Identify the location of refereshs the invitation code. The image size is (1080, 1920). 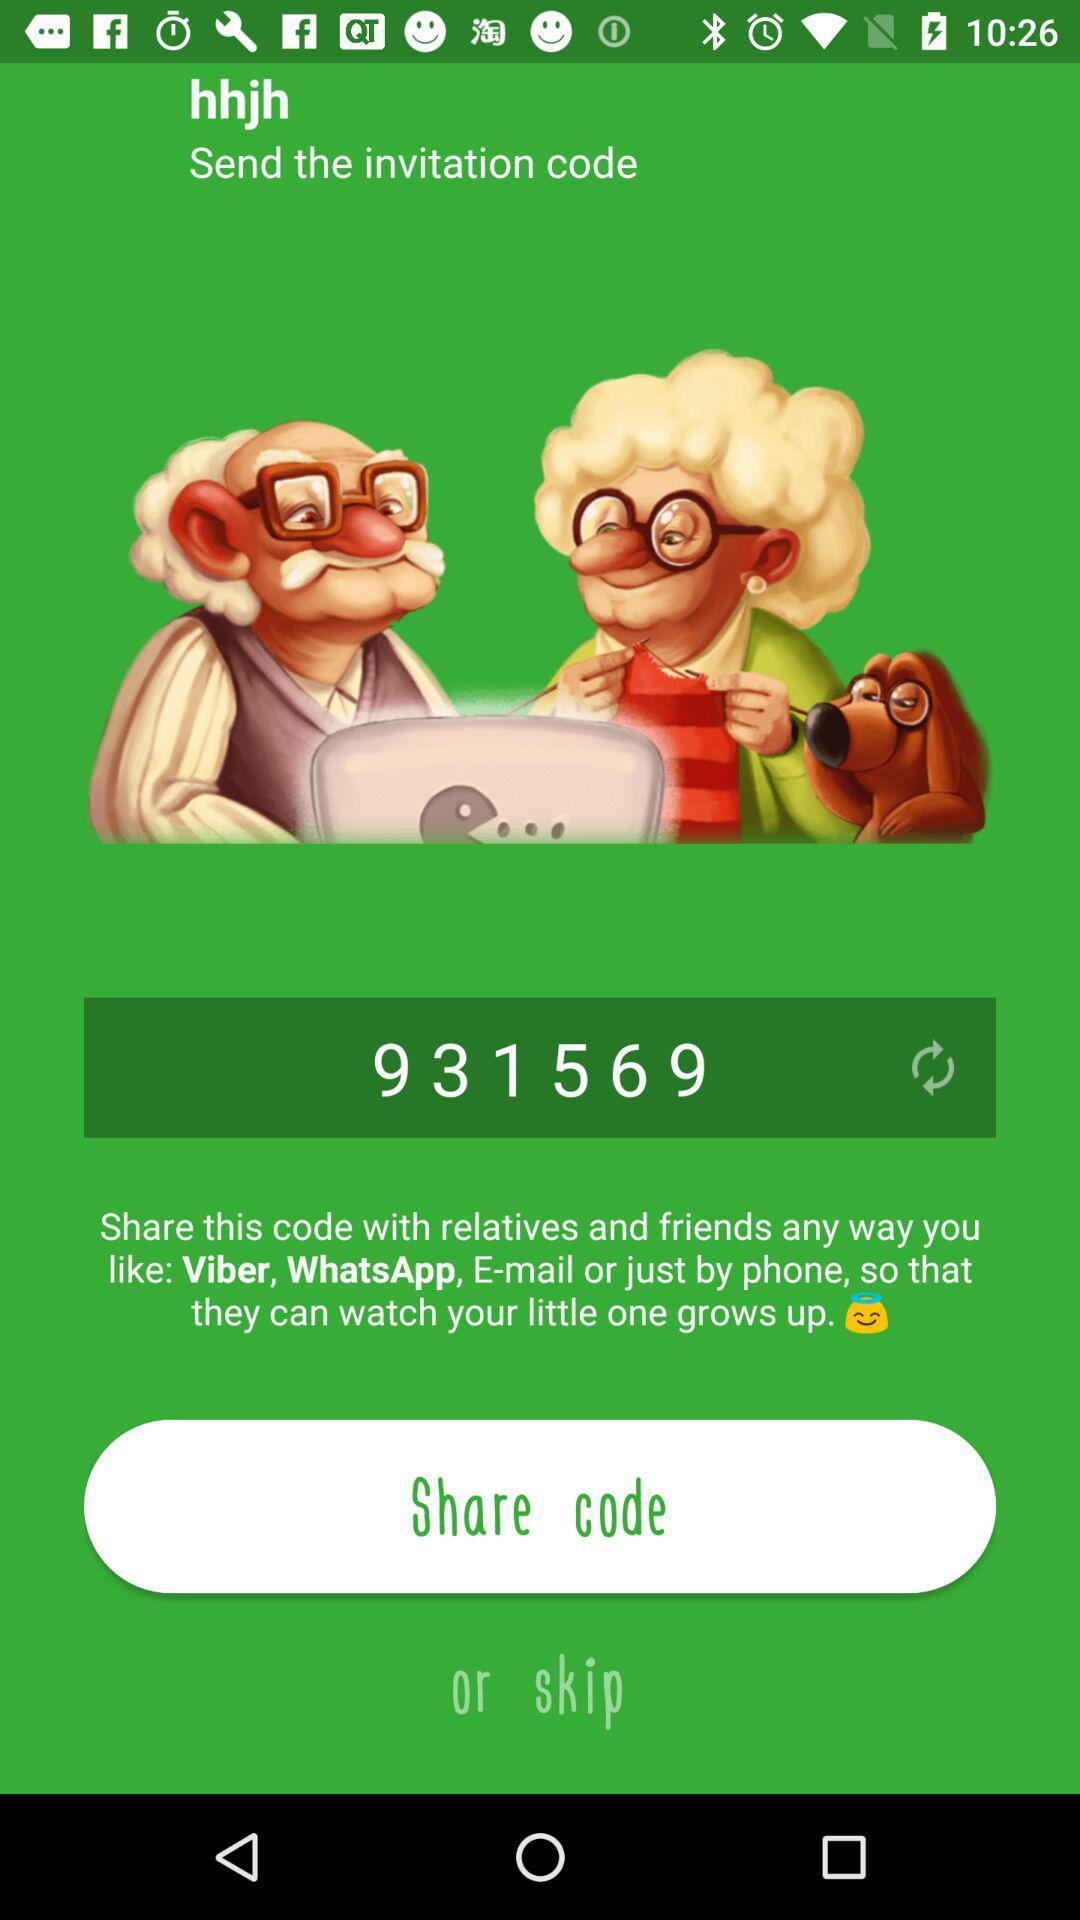
(933, 1066).